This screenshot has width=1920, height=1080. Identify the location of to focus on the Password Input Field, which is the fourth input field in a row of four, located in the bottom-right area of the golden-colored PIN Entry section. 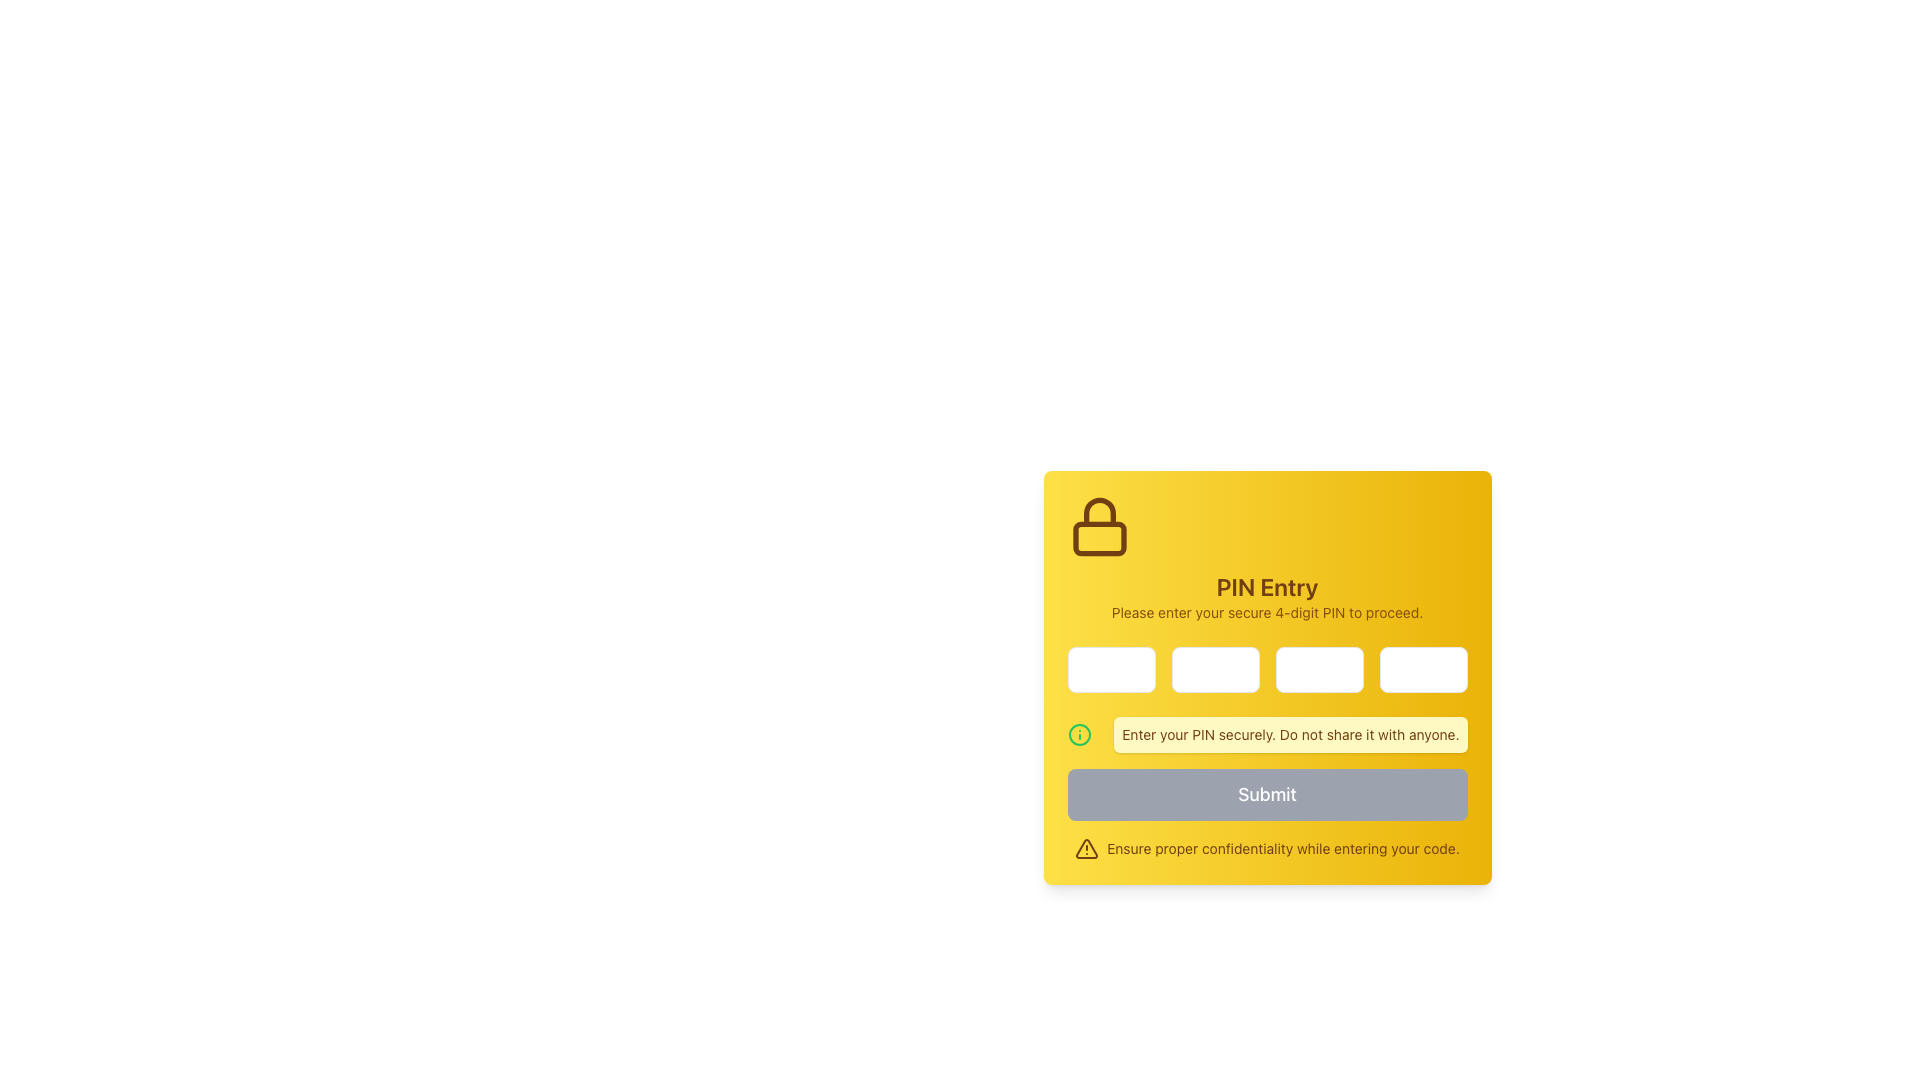
(1422, 670).